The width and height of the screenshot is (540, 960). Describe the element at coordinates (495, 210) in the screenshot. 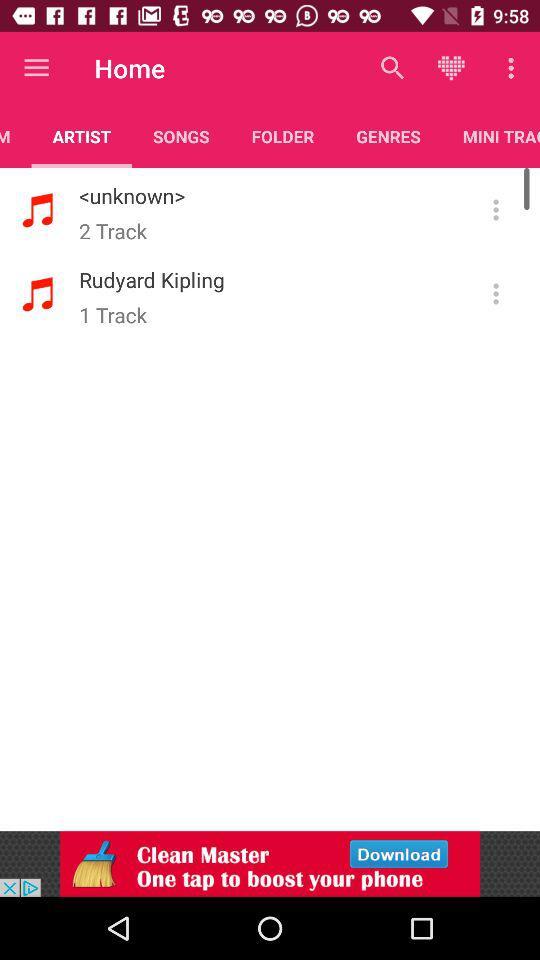

I see `control menu` at that location.